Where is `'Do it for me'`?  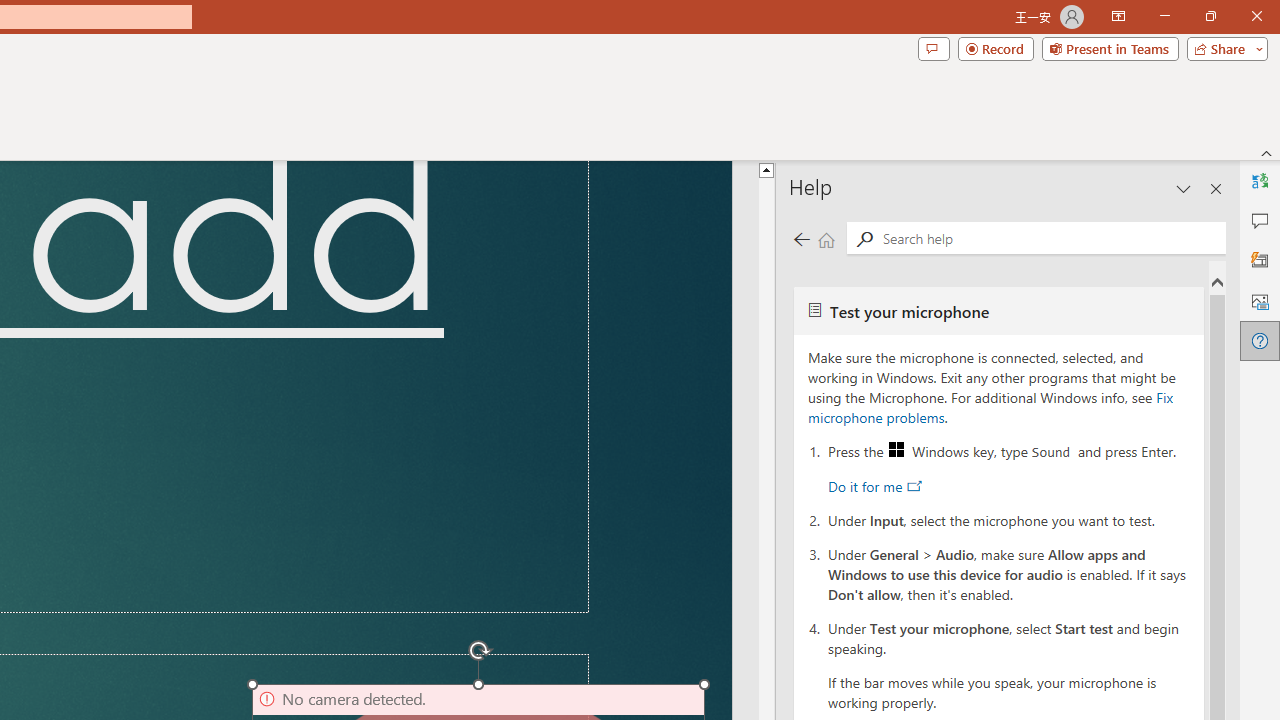
'Do it for me' is located at coordinates (874, 486).